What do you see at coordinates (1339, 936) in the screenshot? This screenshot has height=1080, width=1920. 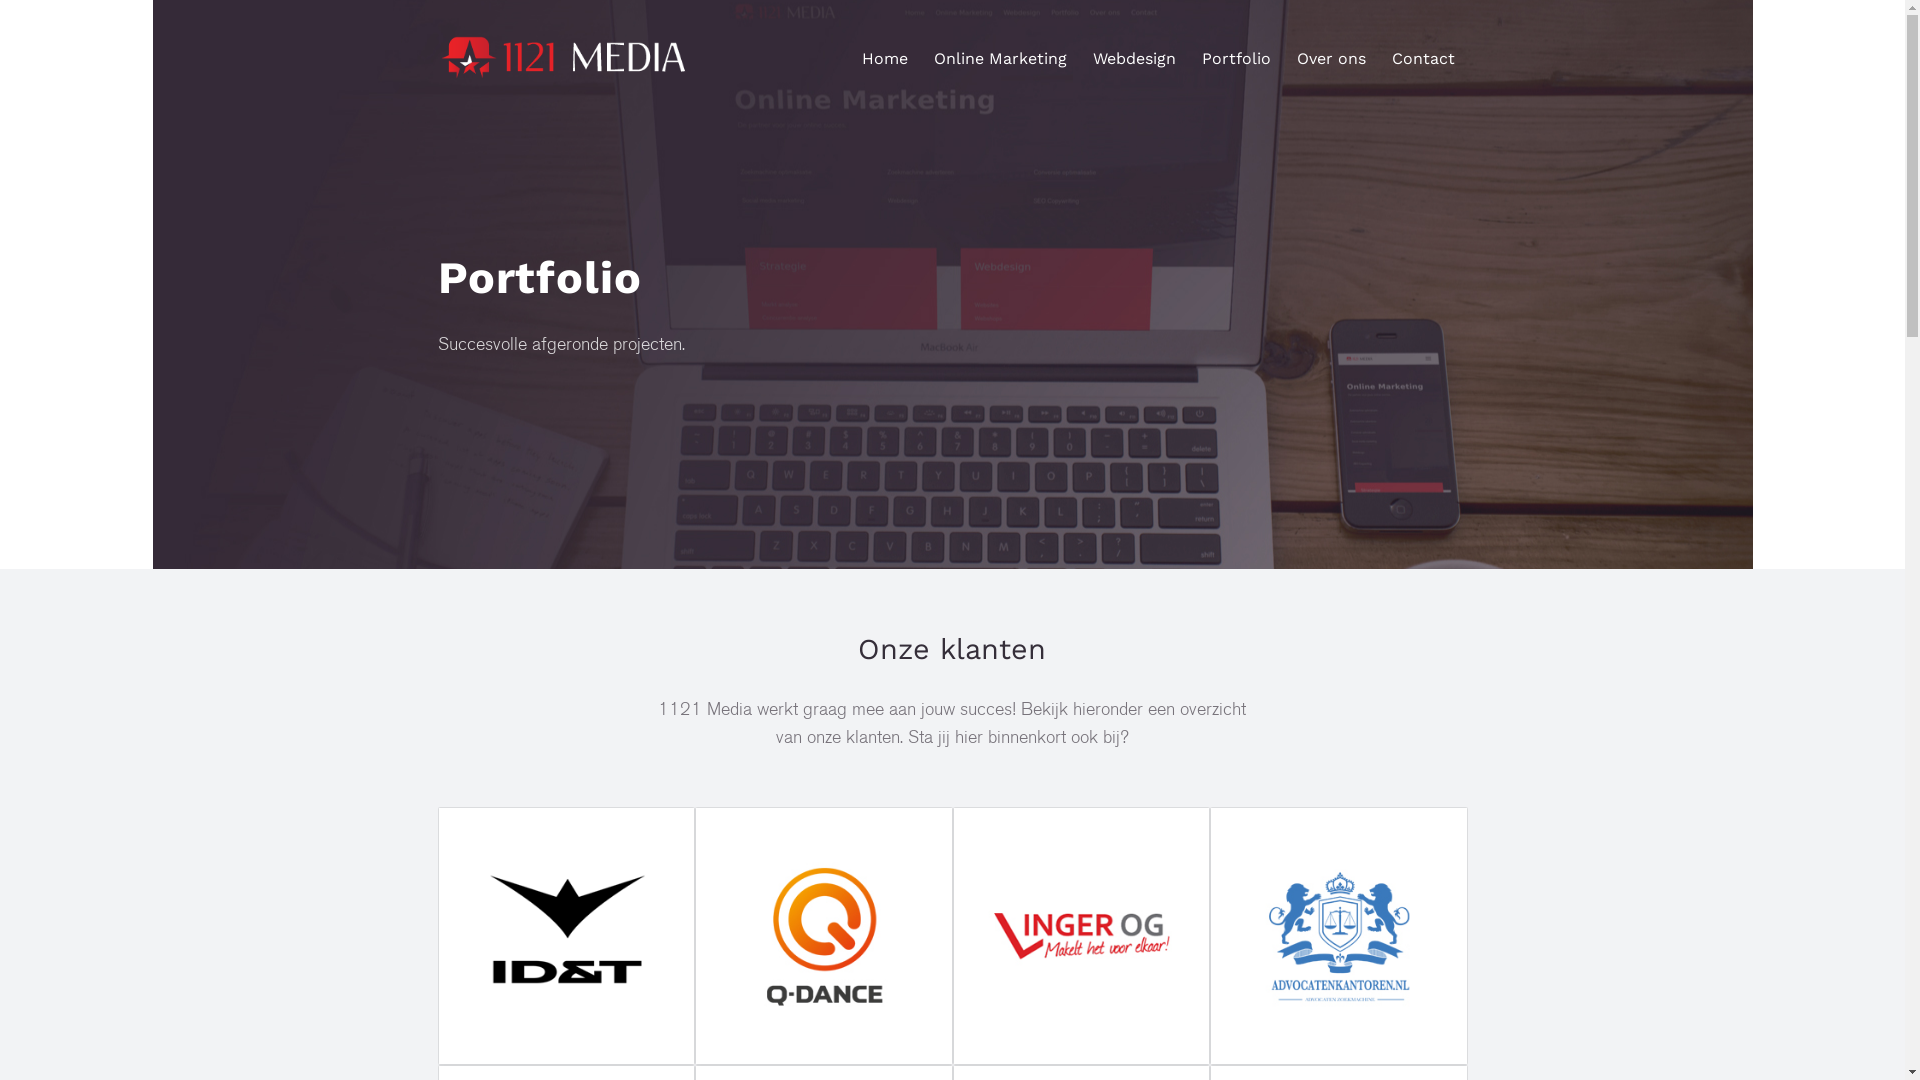 I see `'Advocatenkantoren.nl'` at bounding box center [1339, 936].